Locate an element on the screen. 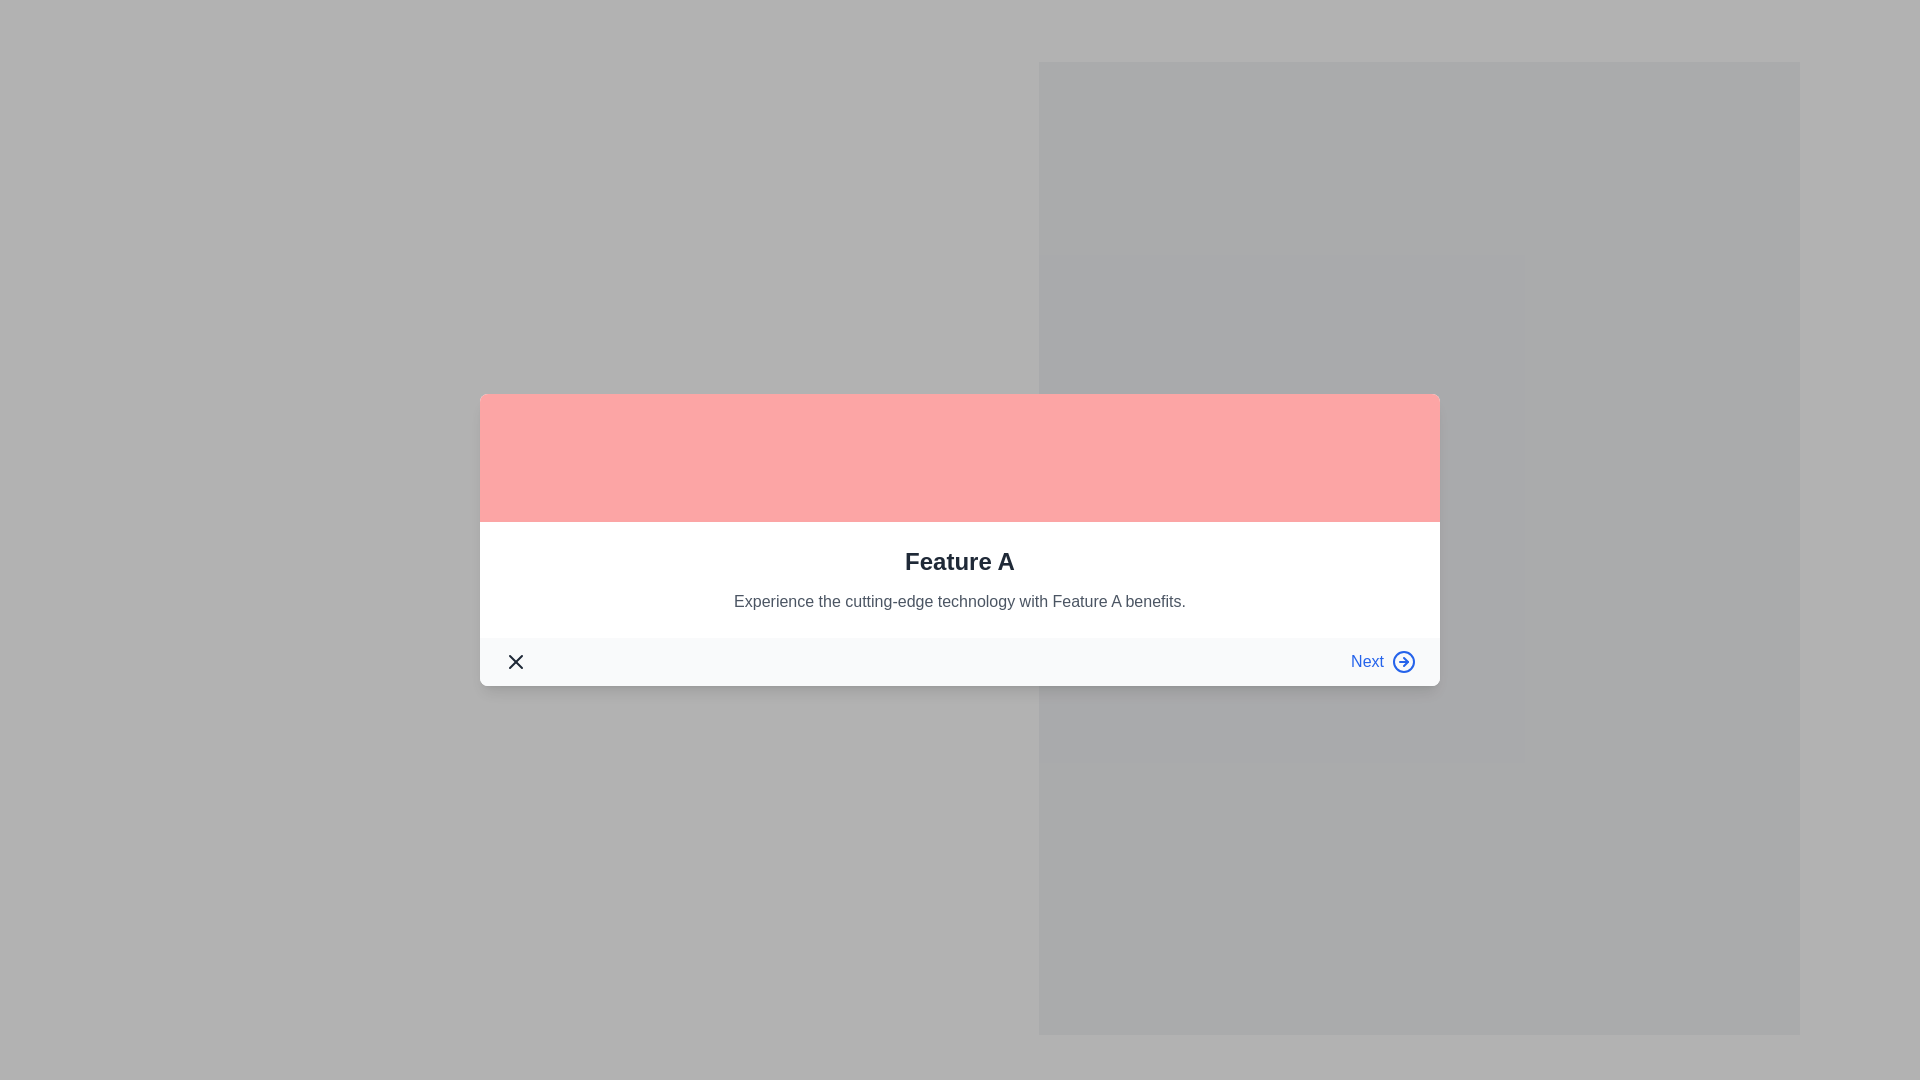 Image resolution: width=1920 pixels, height=1080 pixels. the 'Next' button located at the bottom-right corner of the modal footer is located at coordinates (1382, 662).